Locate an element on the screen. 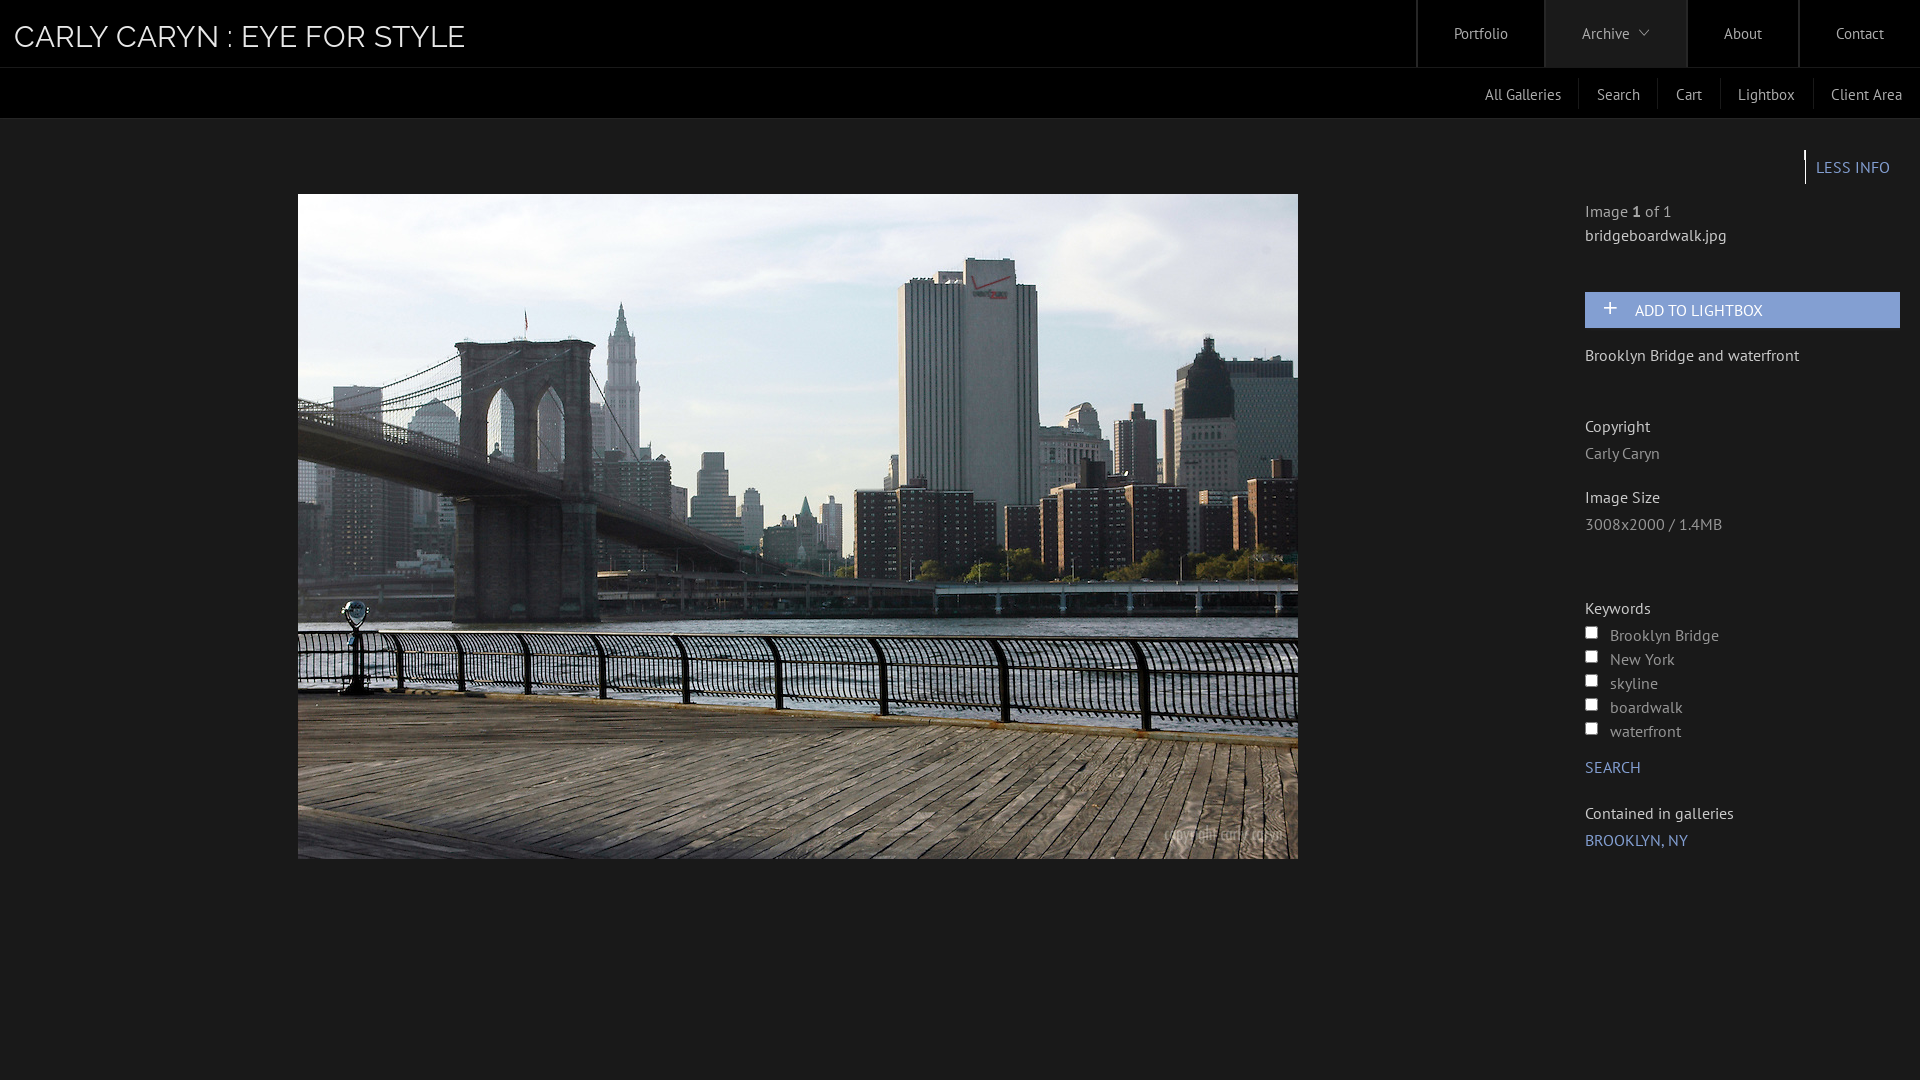 The height and width of the screenshot is (1080, 1920). 'Info' is located at coordinates (1851, 165).